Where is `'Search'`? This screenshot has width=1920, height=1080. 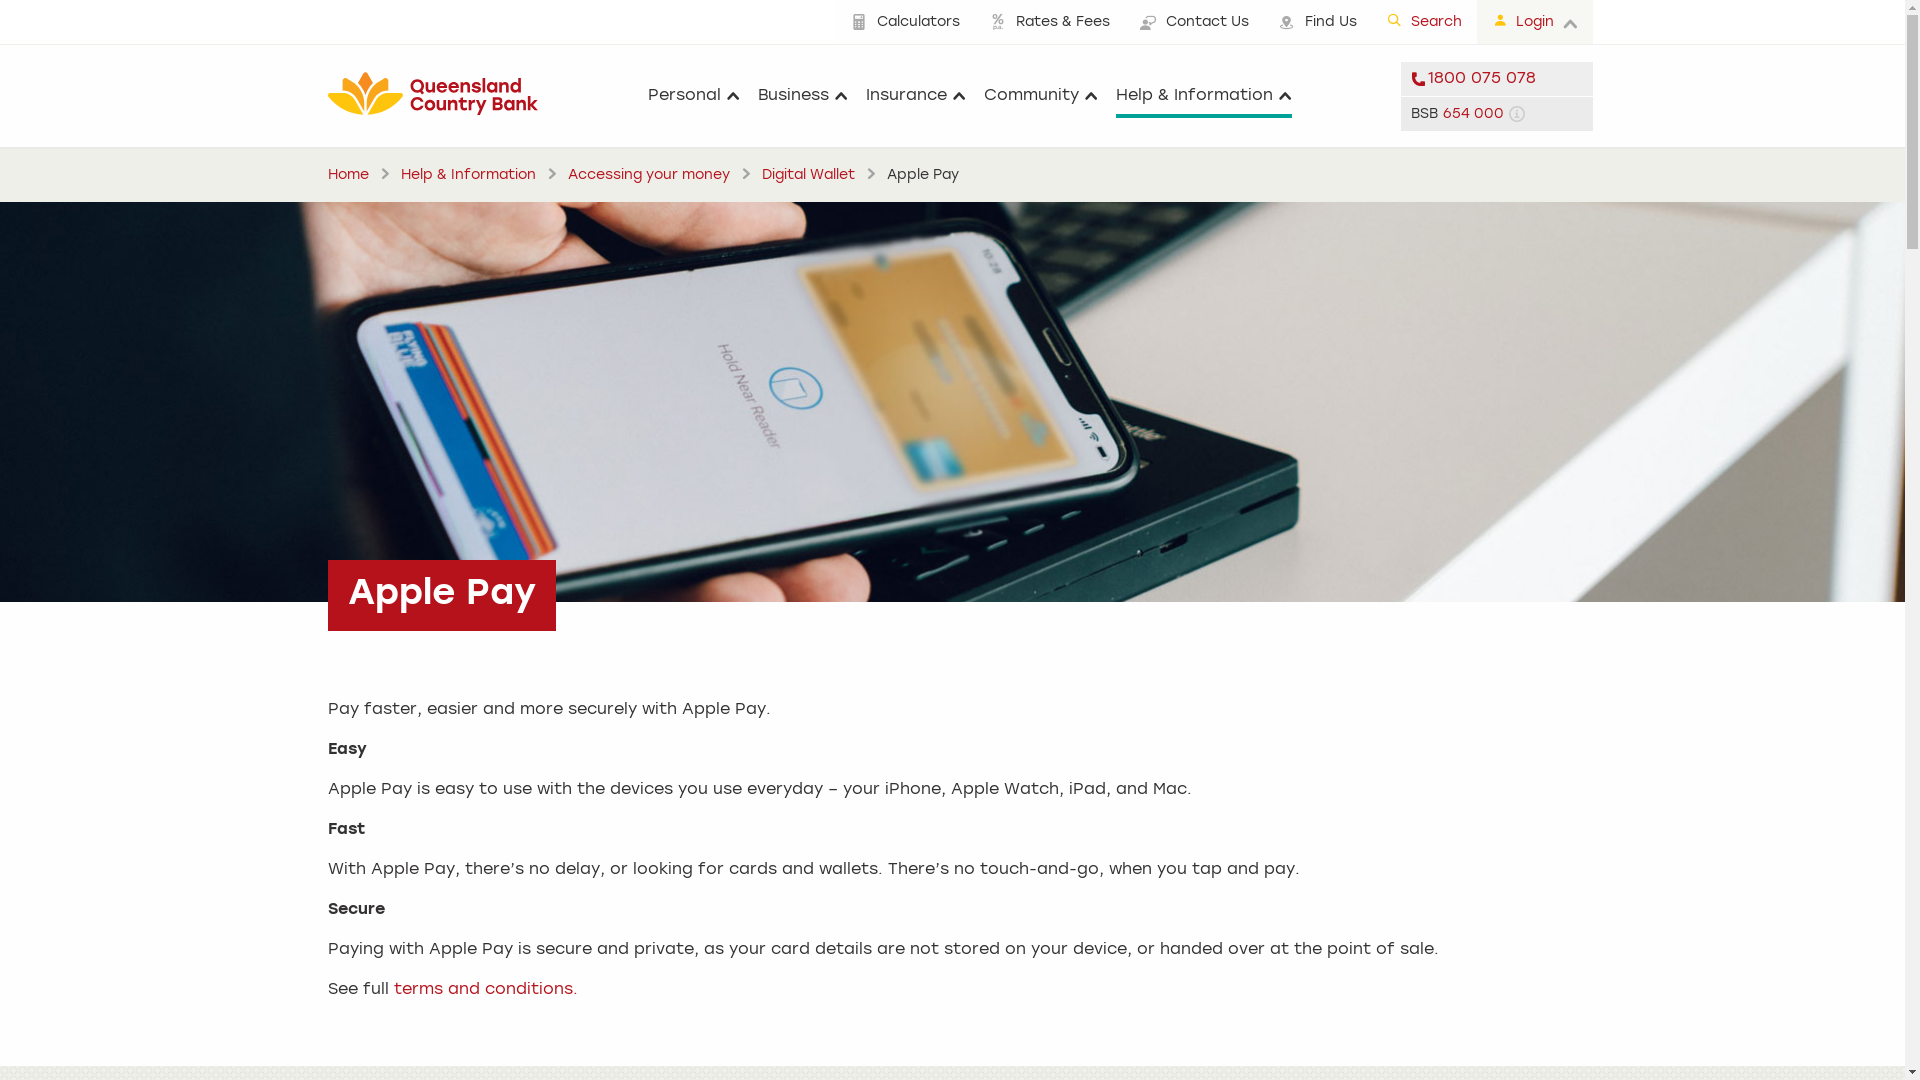
'Search' is located at coordinates (1423, 22).